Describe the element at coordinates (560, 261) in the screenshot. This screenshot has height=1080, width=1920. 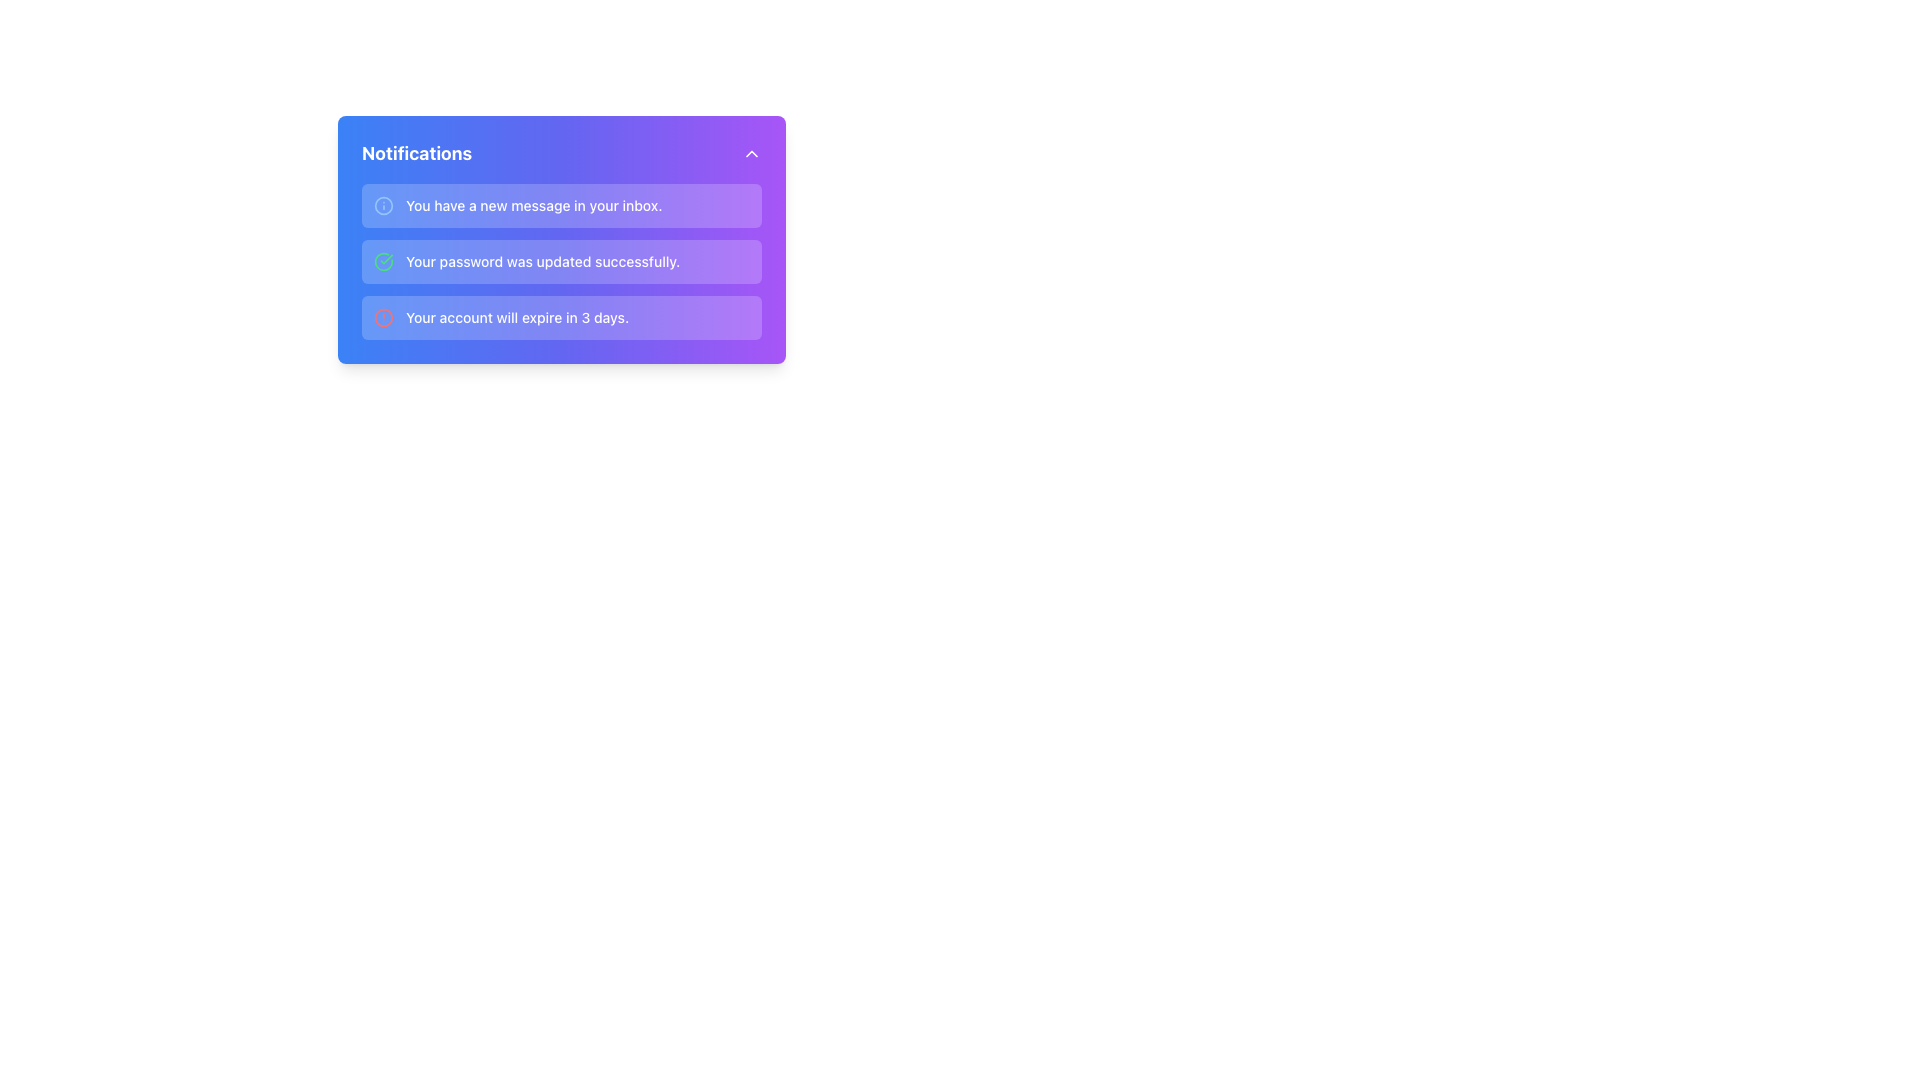
I see `the notification message box indicating a successful password update, which is the second notification in the list of notifications` at that location.